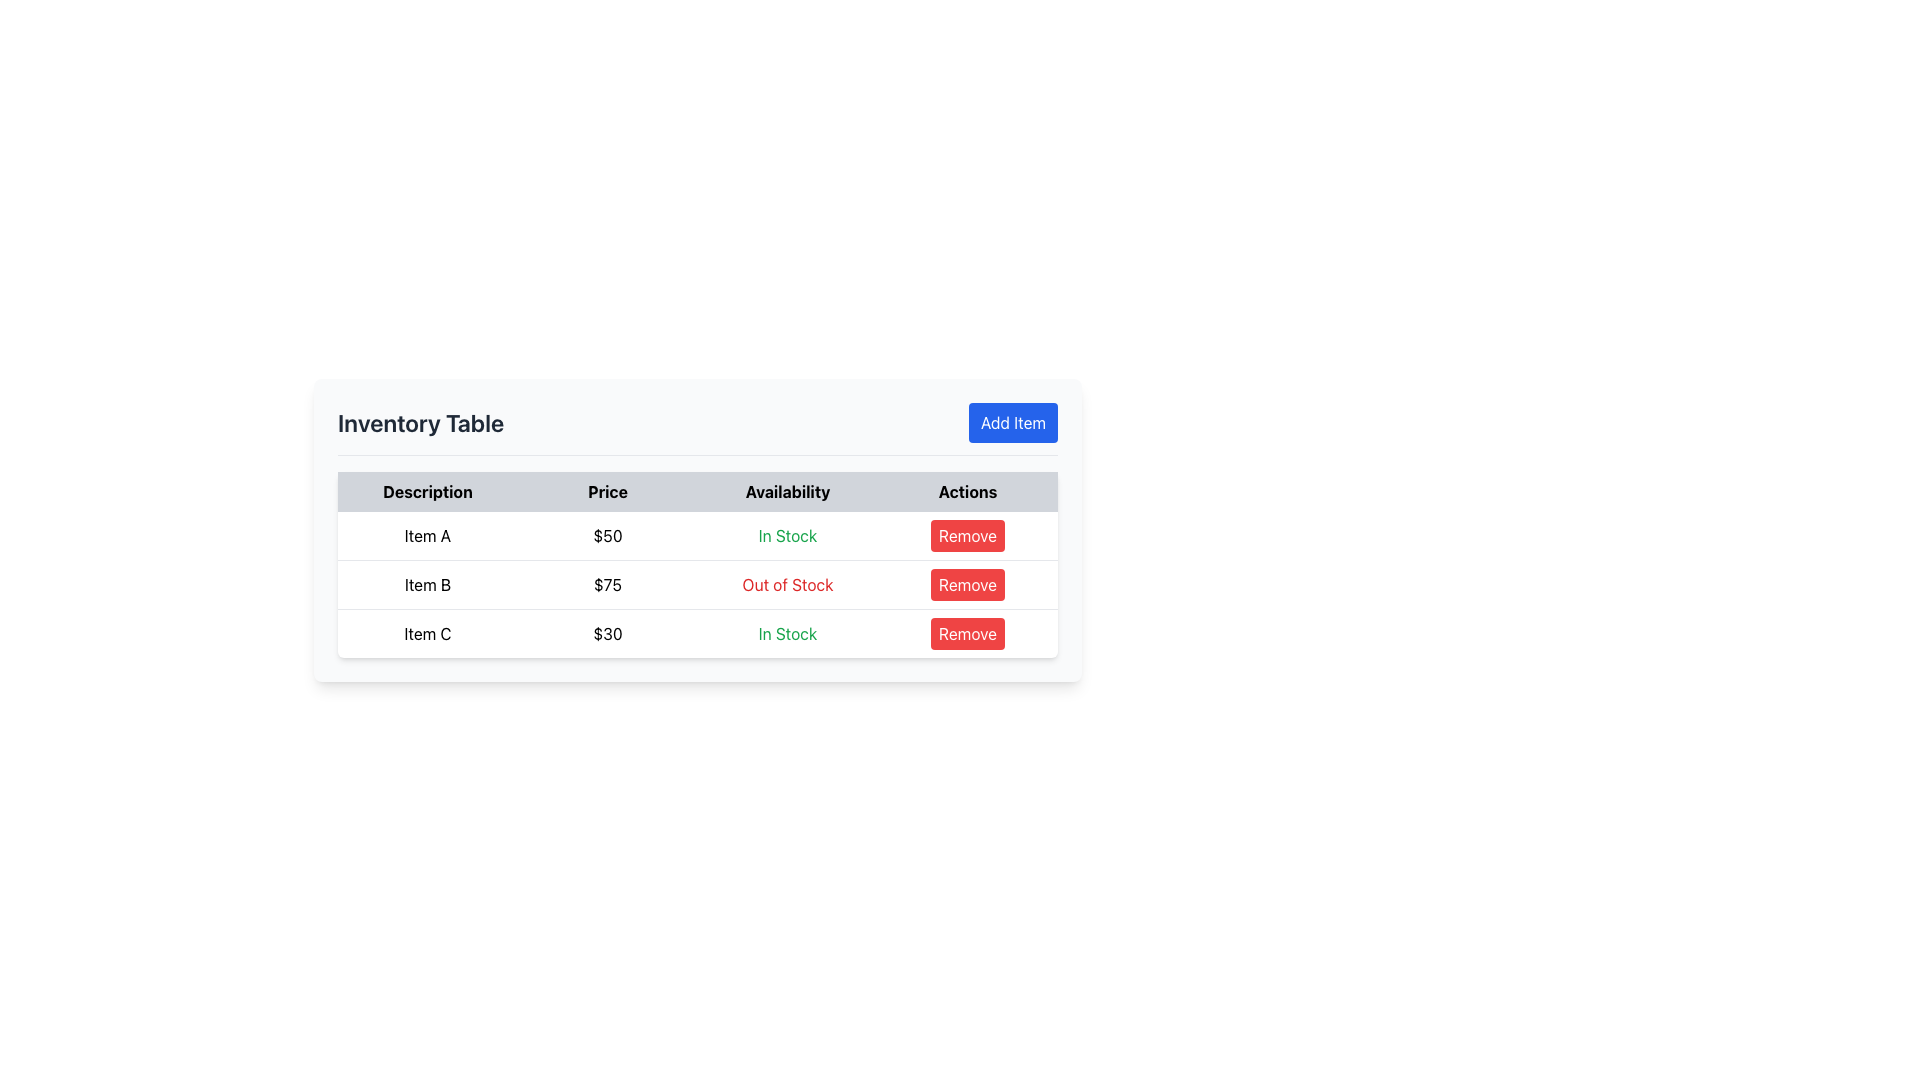  Describe the element at coordinates (426, 492) in the screenshot. I see `the 'Description' text label, which is the first header in a table row styled in bold, black font on a gray background` at that location.